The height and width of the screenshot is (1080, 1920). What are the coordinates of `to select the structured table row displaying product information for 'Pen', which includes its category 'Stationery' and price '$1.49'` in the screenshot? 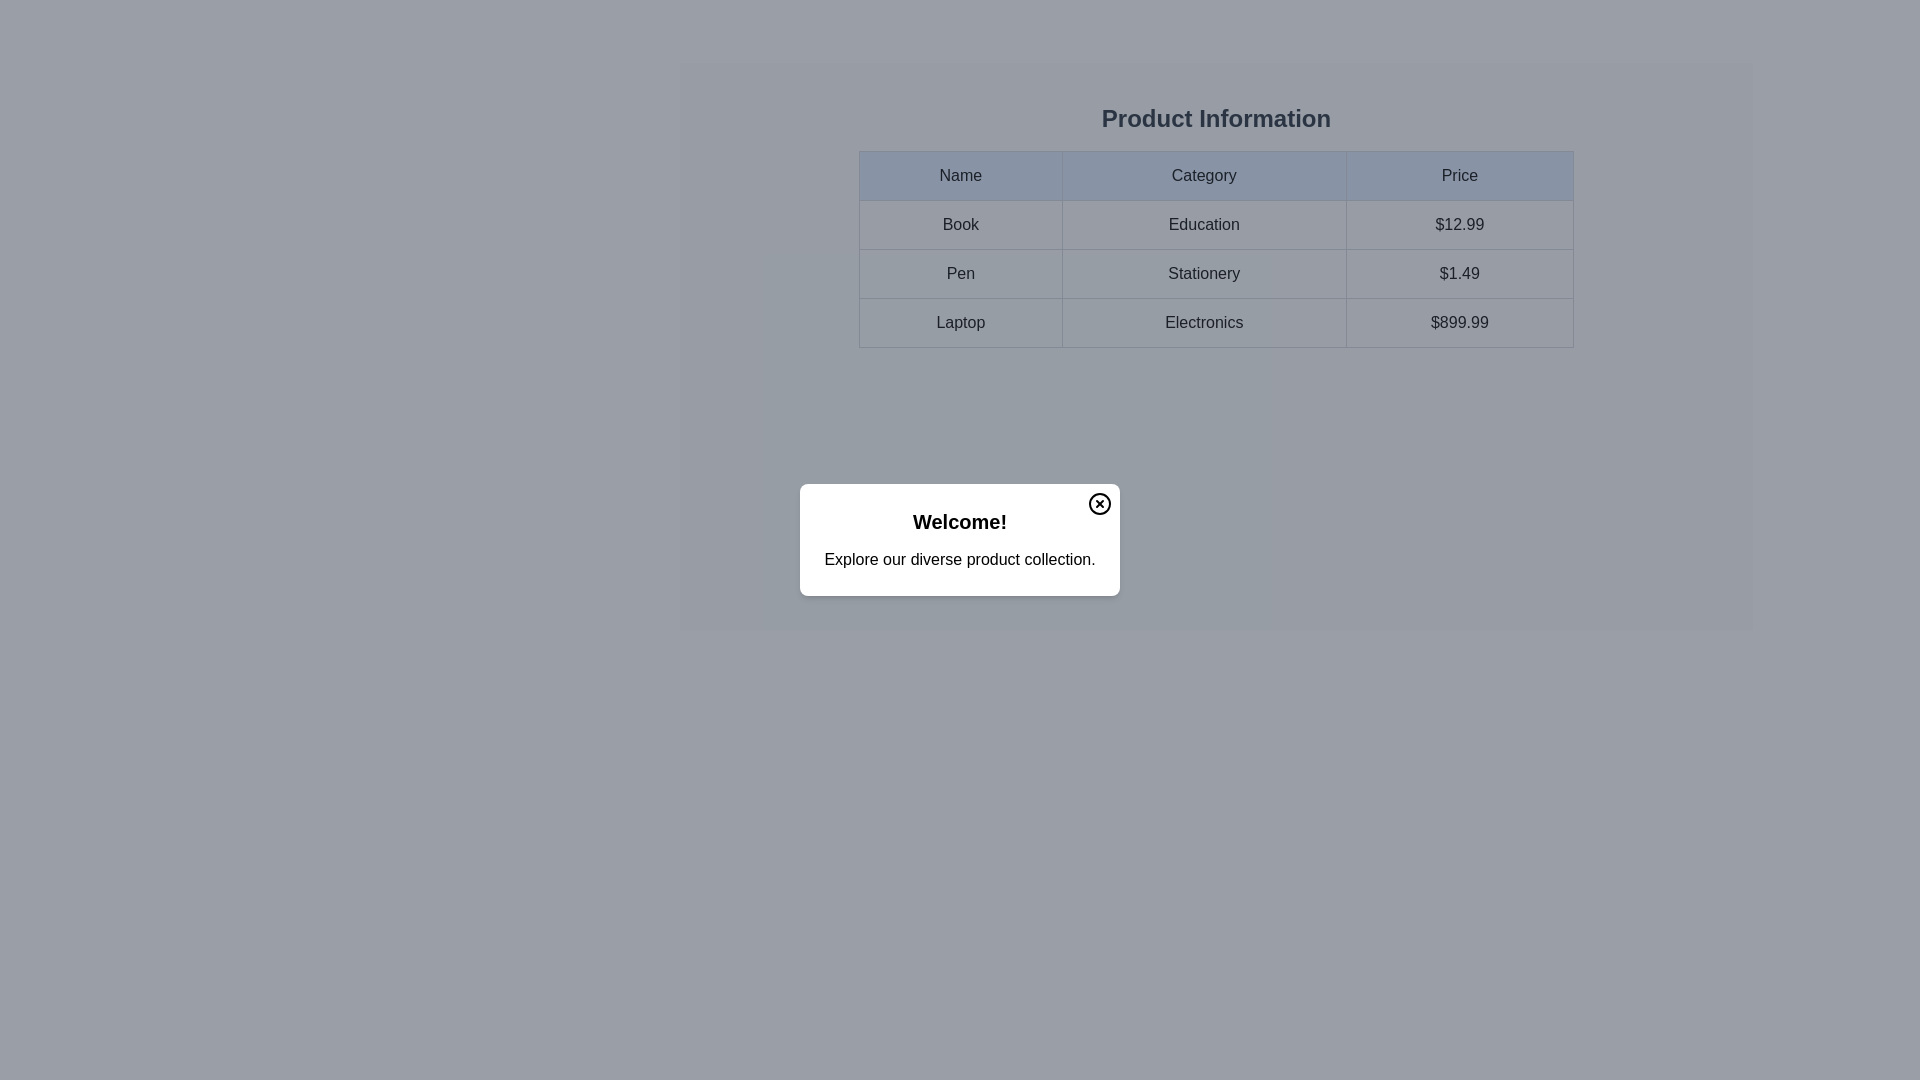 It's located at (1215, 273).